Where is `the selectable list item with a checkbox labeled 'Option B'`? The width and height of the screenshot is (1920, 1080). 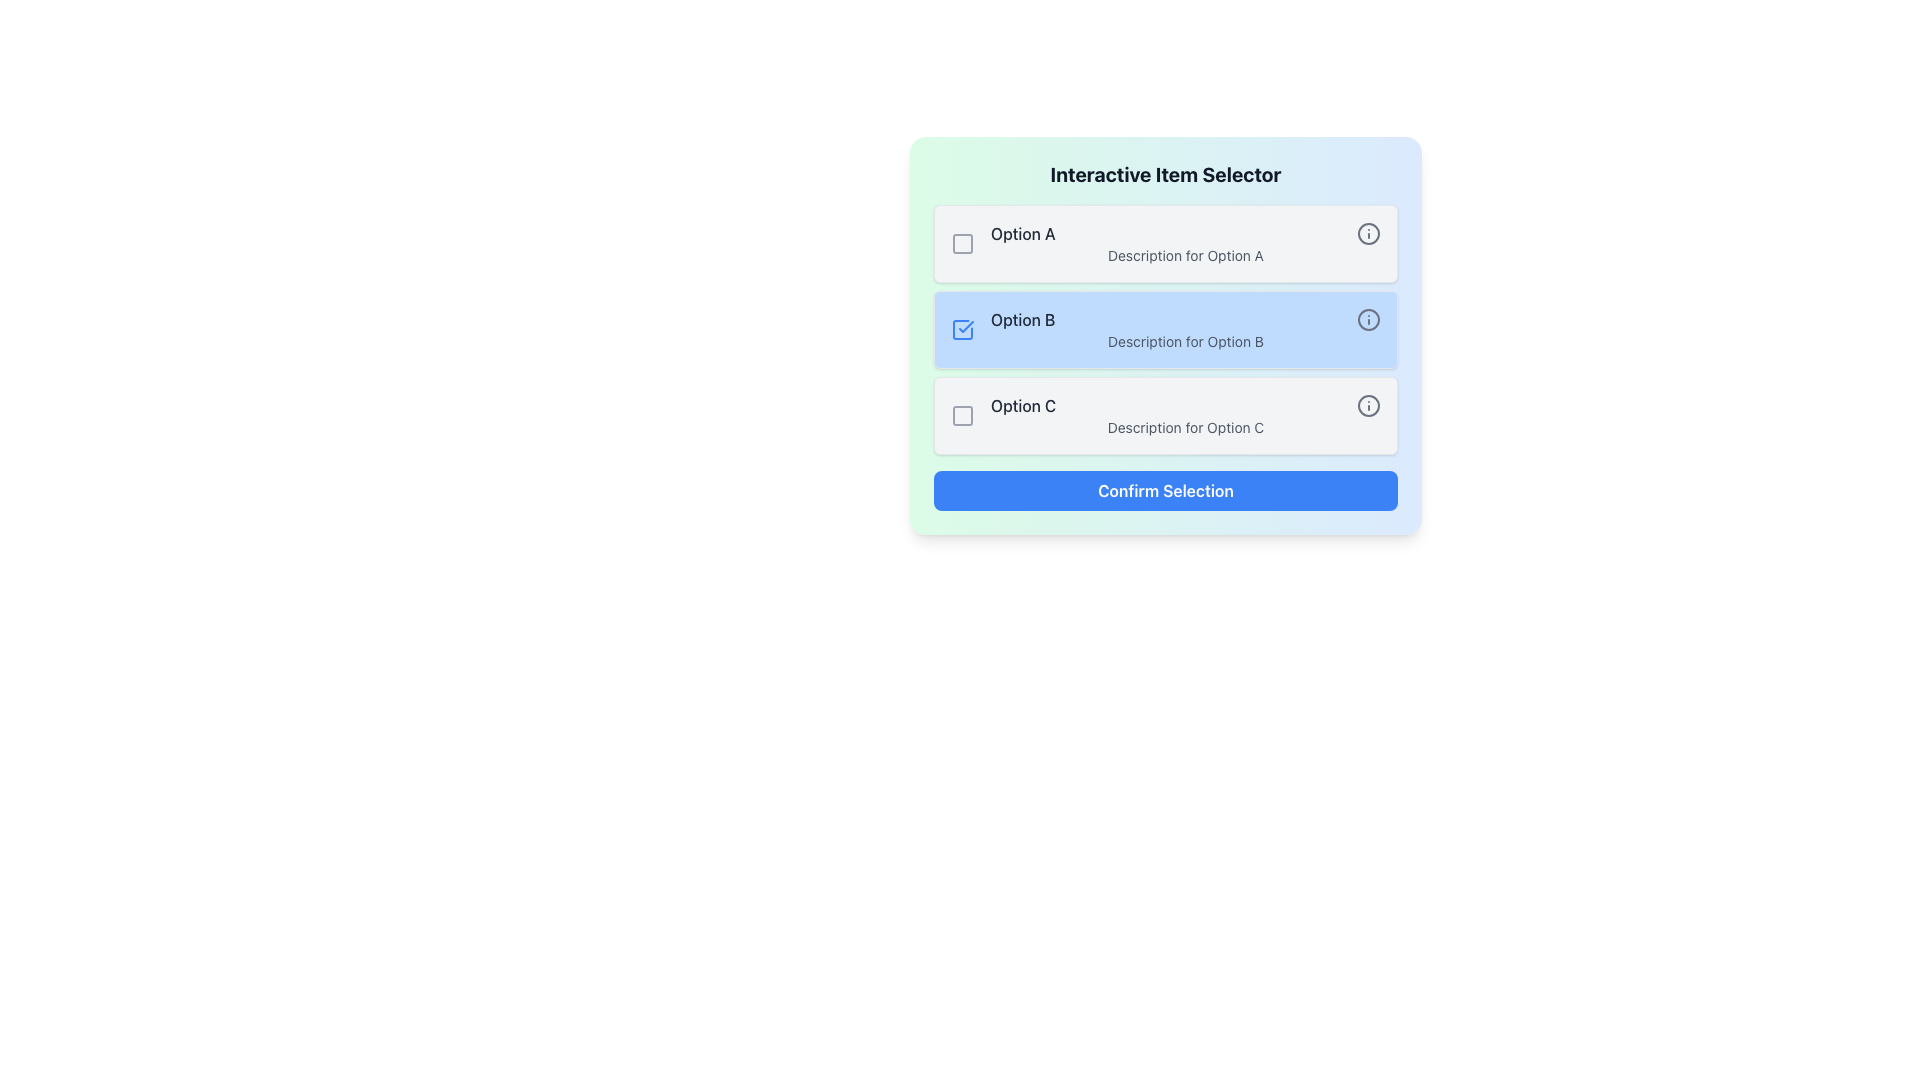 the selectable list item with a checkbox labeled 'Option B' is located at coordinates (1166, 329).